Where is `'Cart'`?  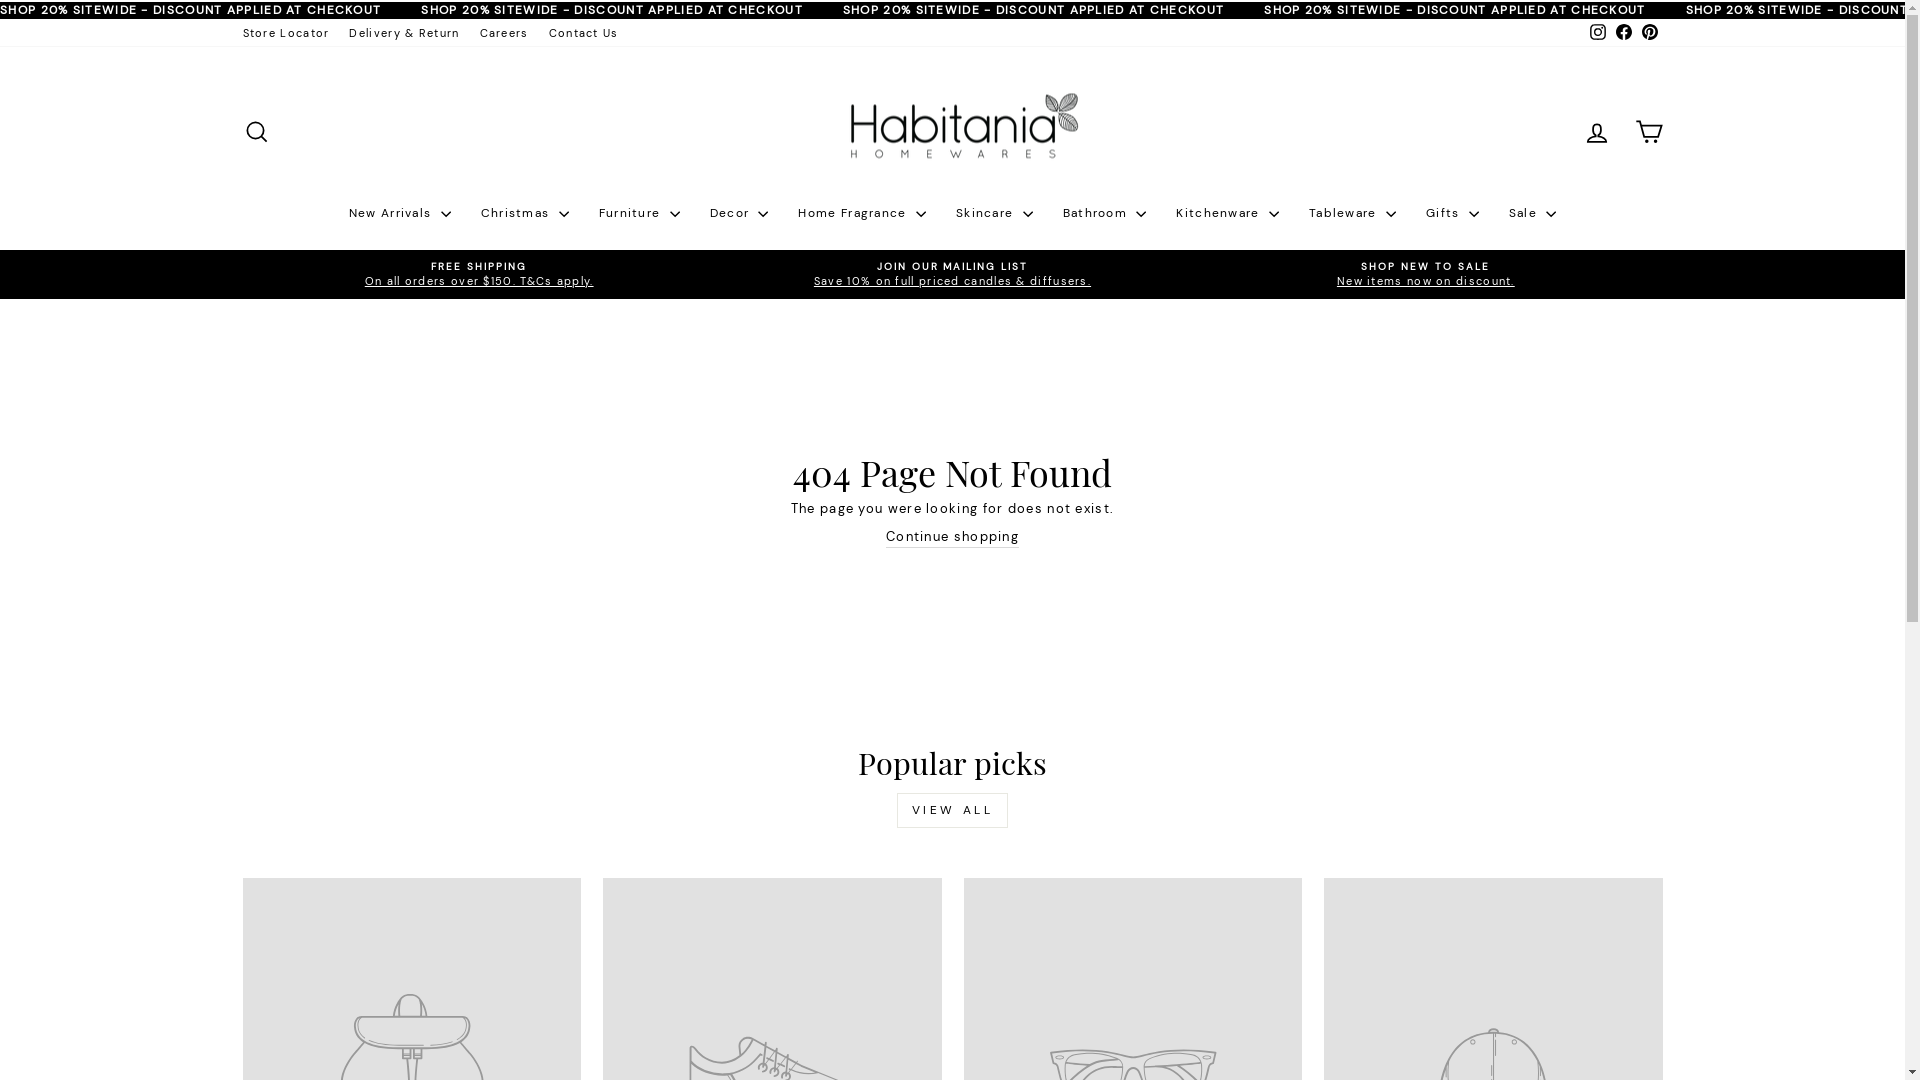
'Cart' is located at coordinates (1647, 132).